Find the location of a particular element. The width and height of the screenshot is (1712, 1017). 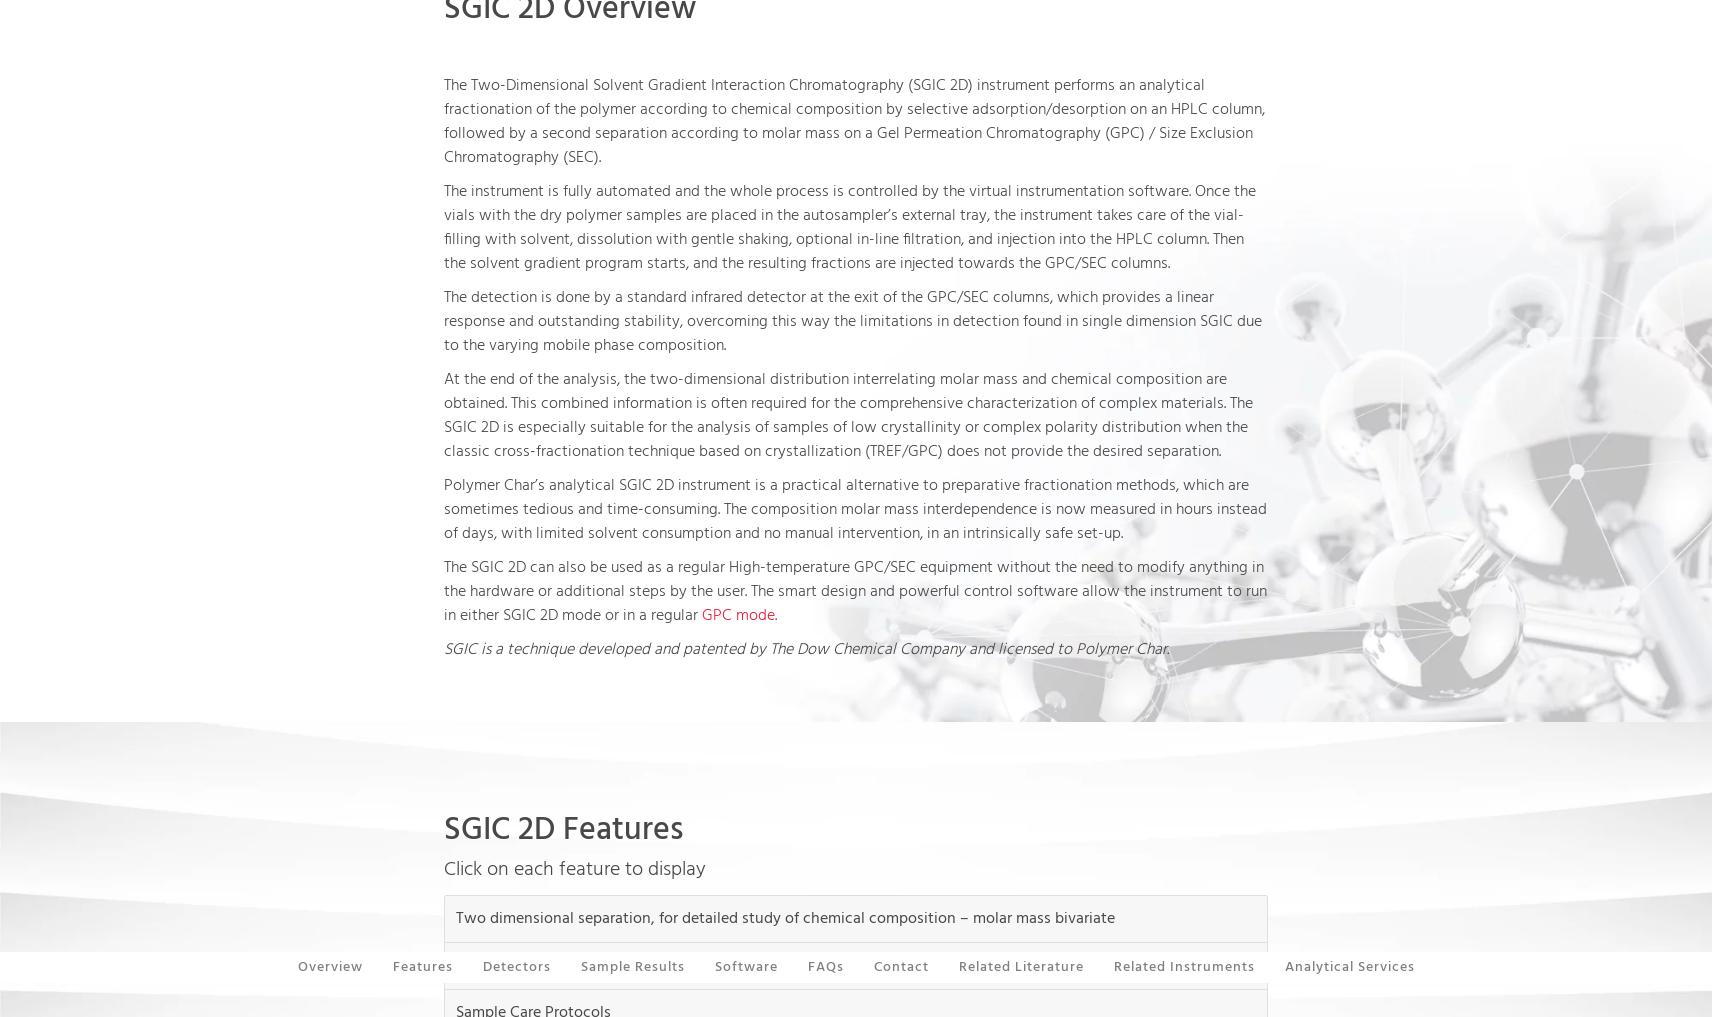

'Overview' is located at coordinates (329, 967).